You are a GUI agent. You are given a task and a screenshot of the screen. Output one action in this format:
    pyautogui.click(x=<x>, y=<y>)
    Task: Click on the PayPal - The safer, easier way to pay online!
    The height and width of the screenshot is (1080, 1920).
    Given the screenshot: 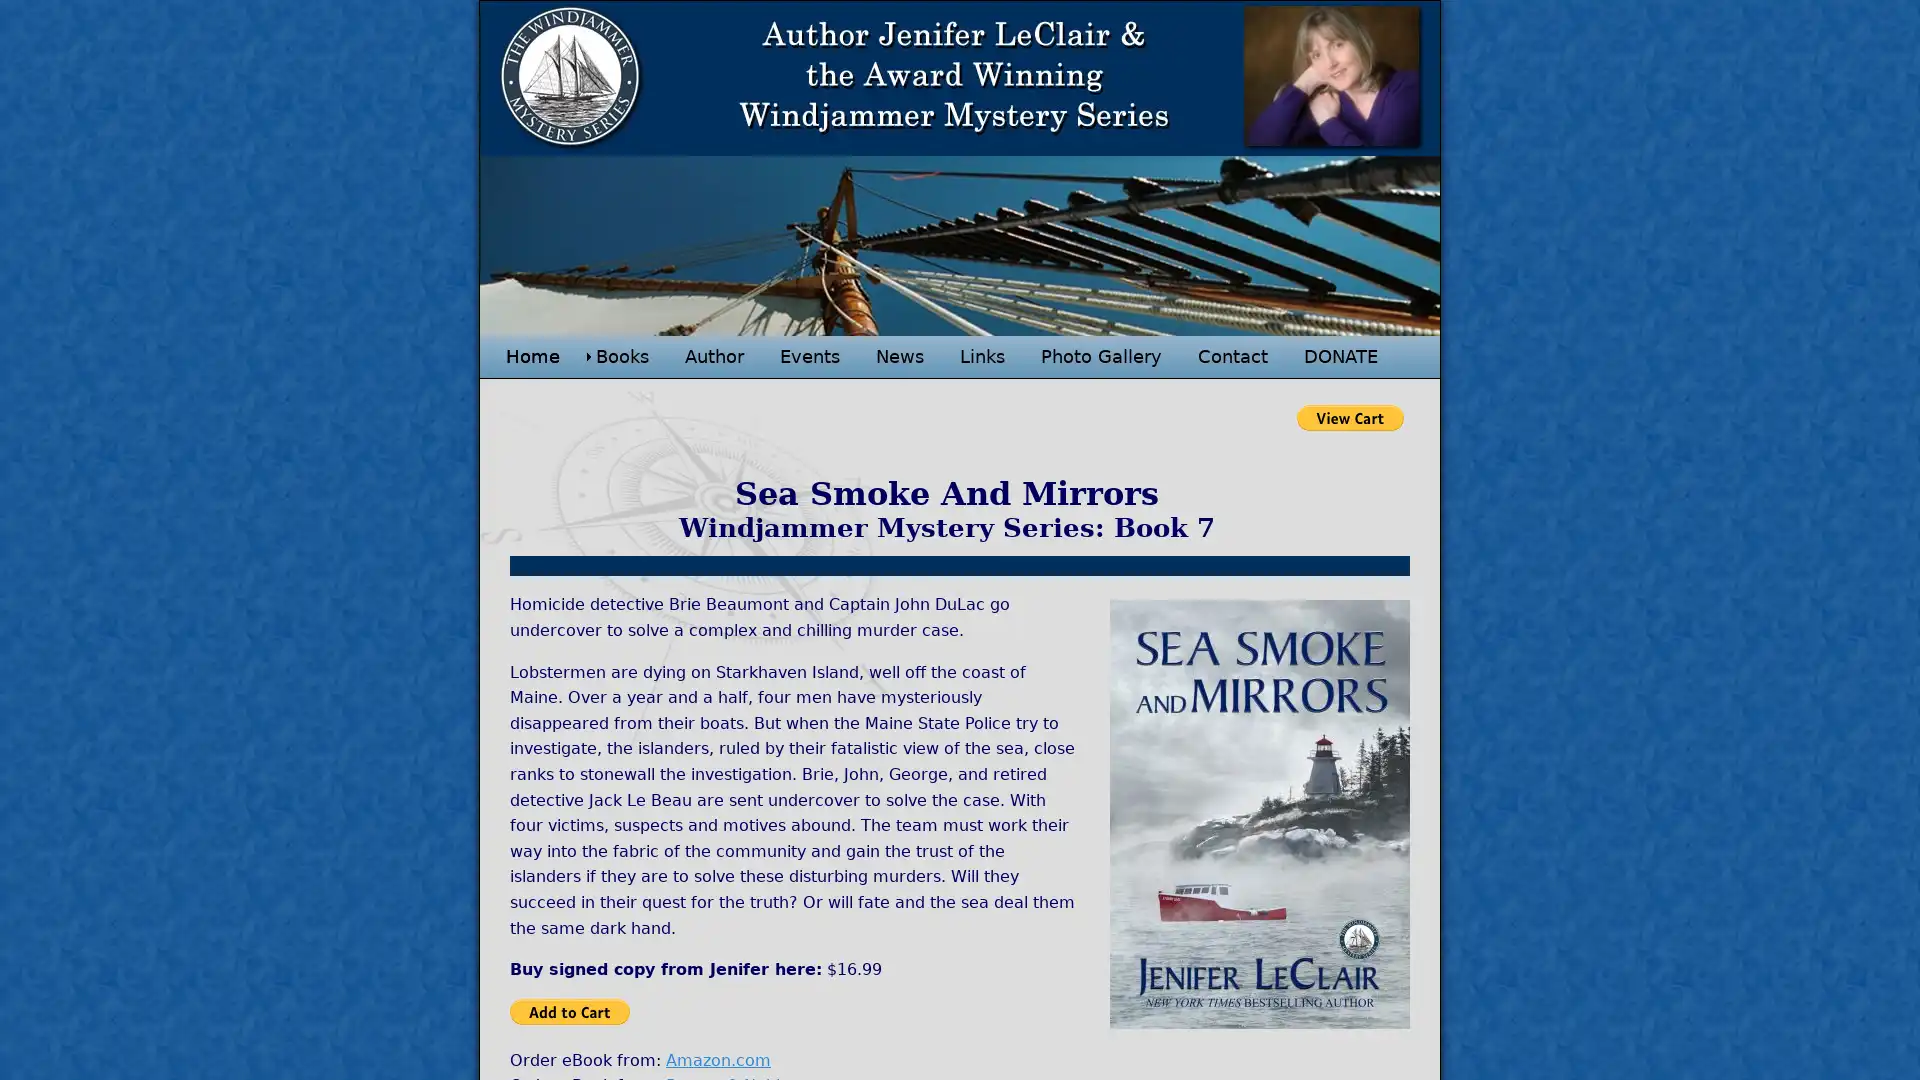 What is the action you would take?
    pyautogui.click(x=569, y=1010)
    